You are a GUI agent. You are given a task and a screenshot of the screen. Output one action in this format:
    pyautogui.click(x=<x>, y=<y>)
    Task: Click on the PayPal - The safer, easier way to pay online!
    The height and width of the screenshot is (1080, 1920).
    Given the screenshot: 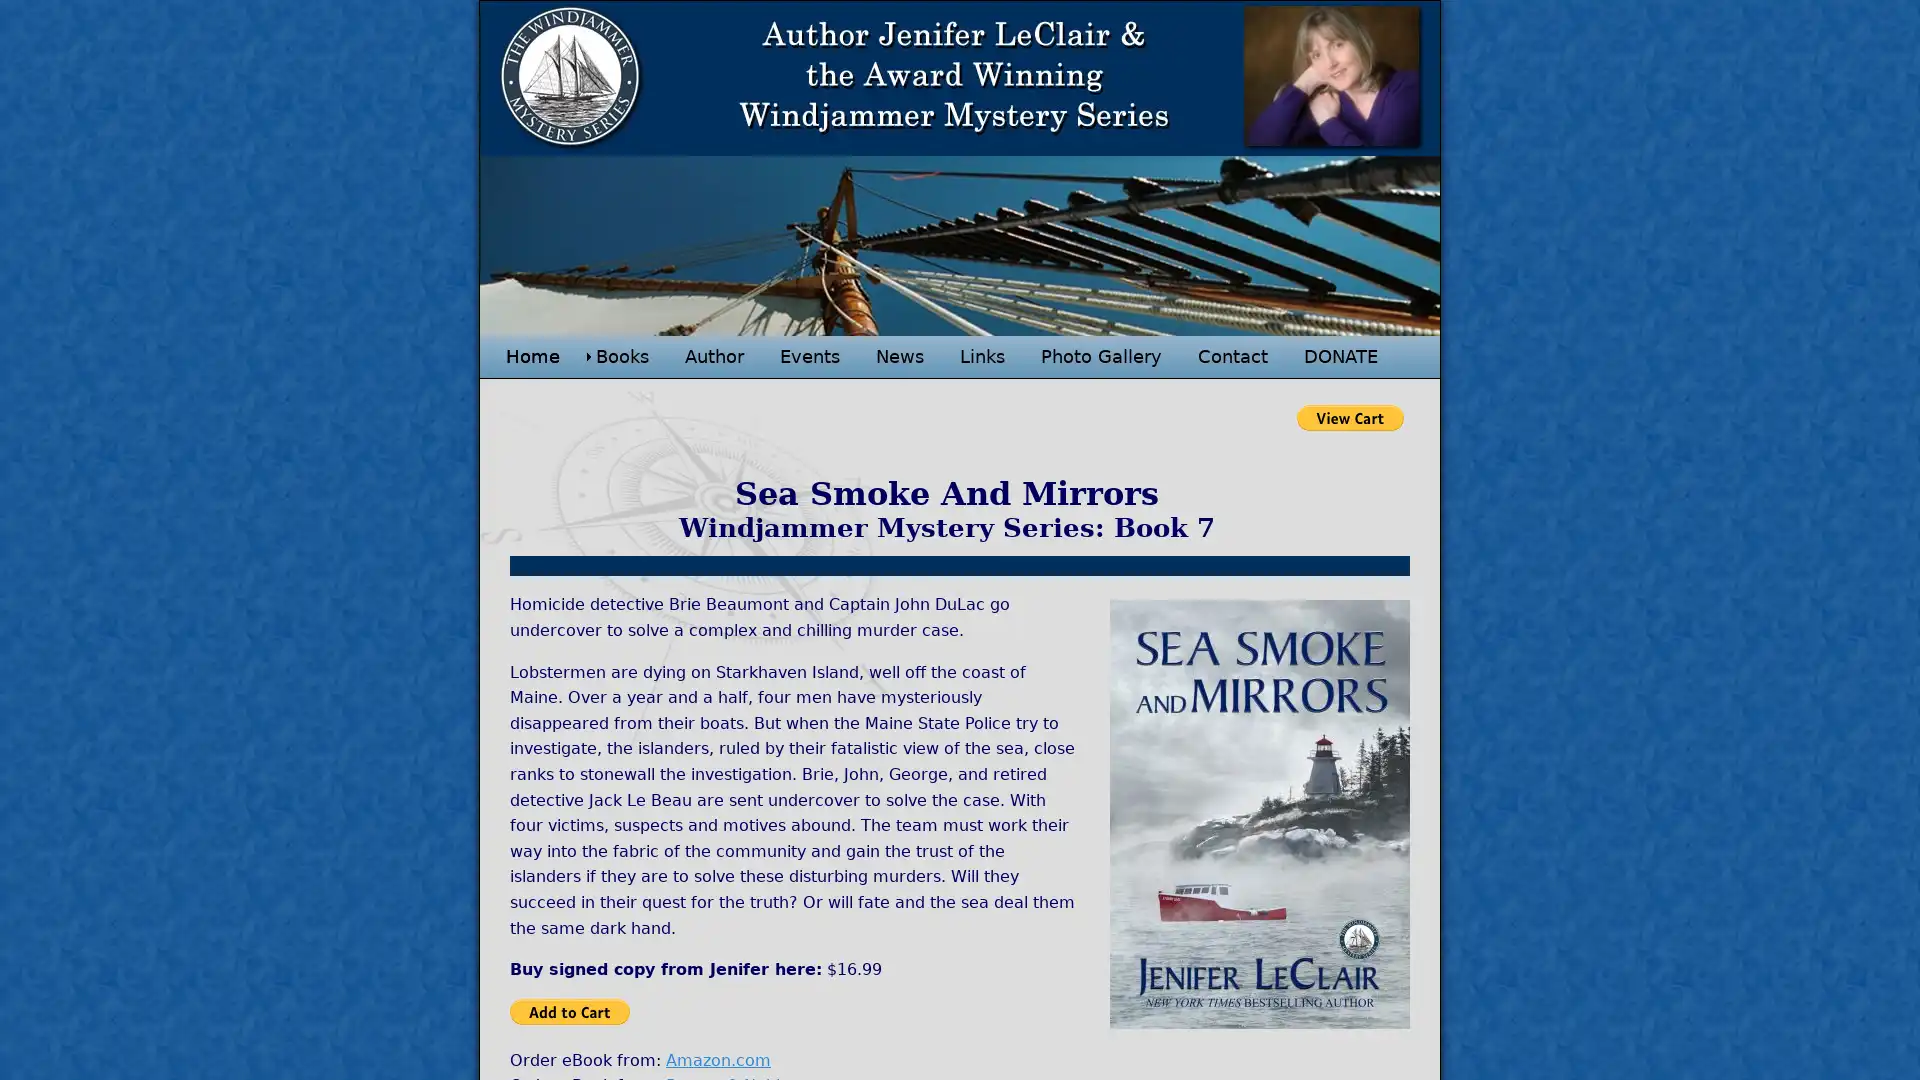 What is the action you would take?
    pyautogui.click(x=569, y=1010)
    